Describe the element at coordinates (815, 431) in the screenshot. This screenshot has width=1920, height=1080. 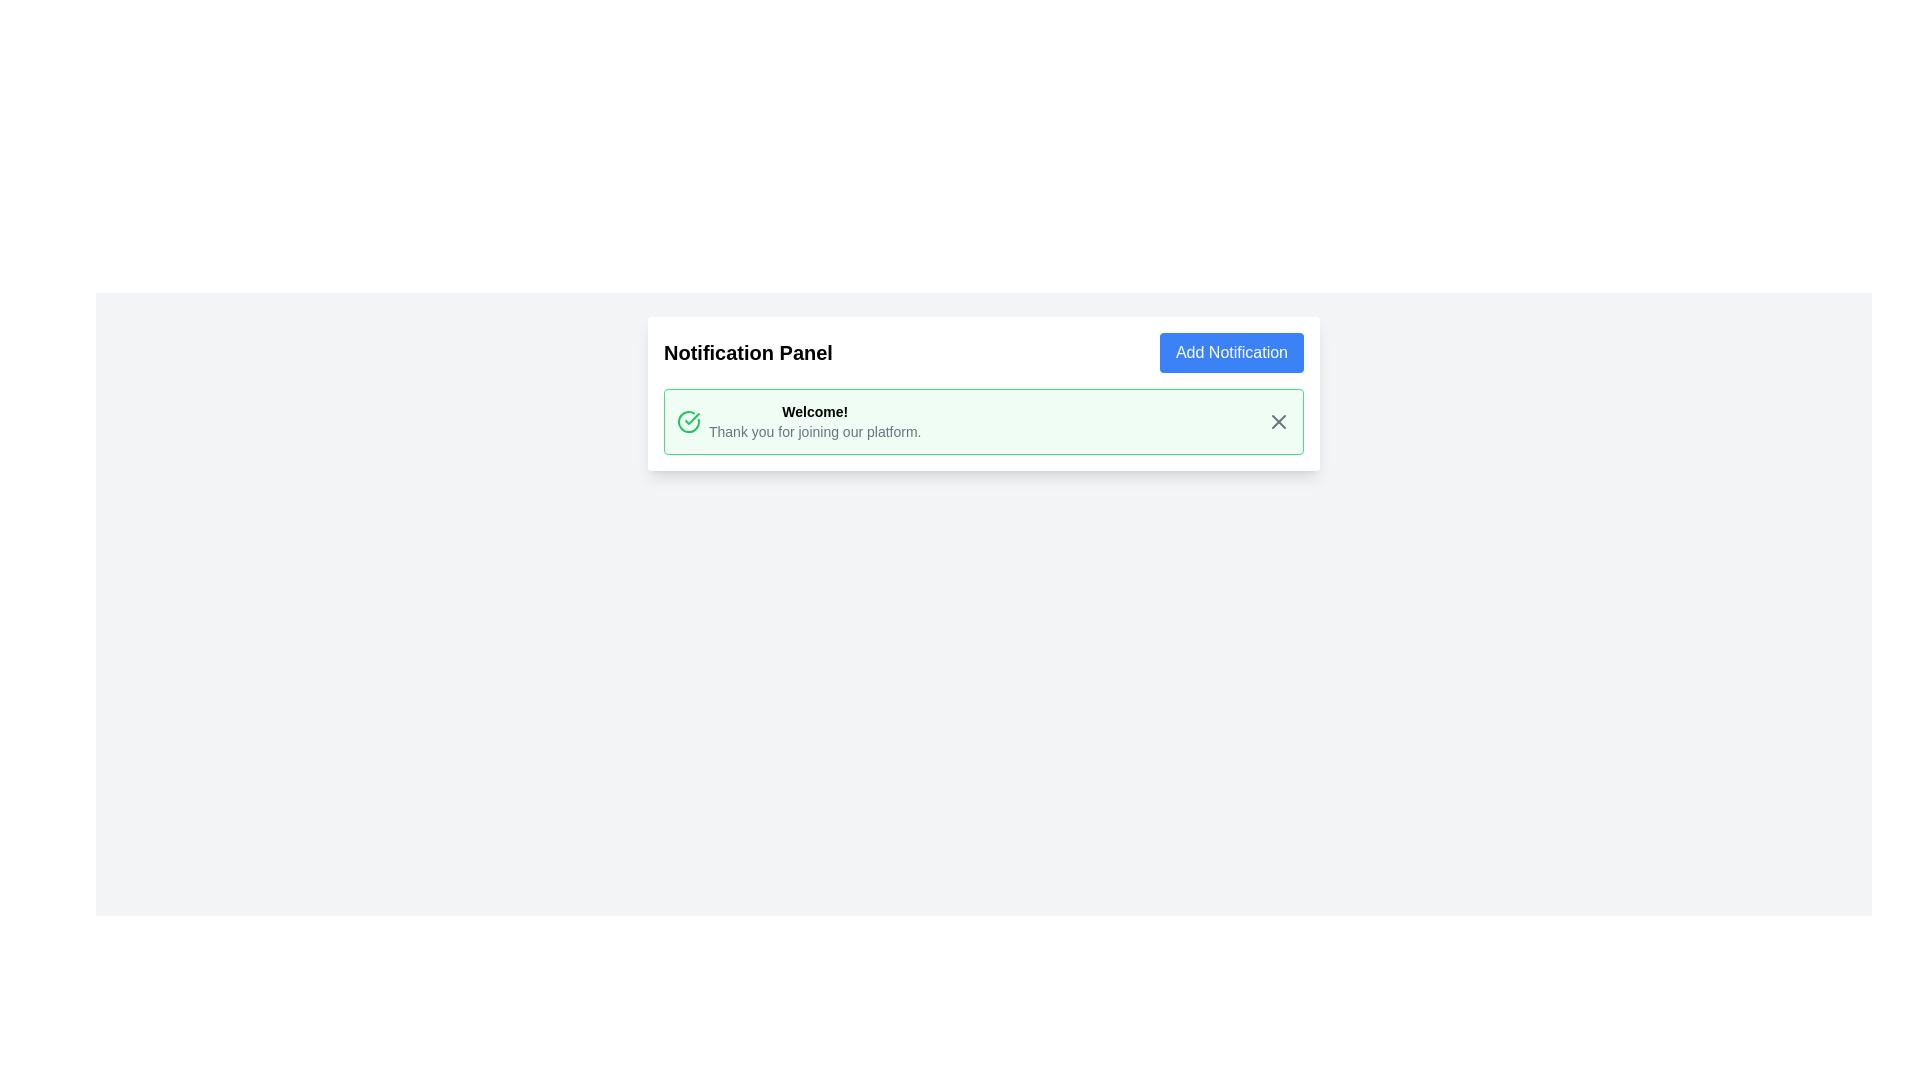
I see `the thank-you message text element located below the 'Welcome!' text in the green-bordered notification card within the 'Notification Panel'` at that location.